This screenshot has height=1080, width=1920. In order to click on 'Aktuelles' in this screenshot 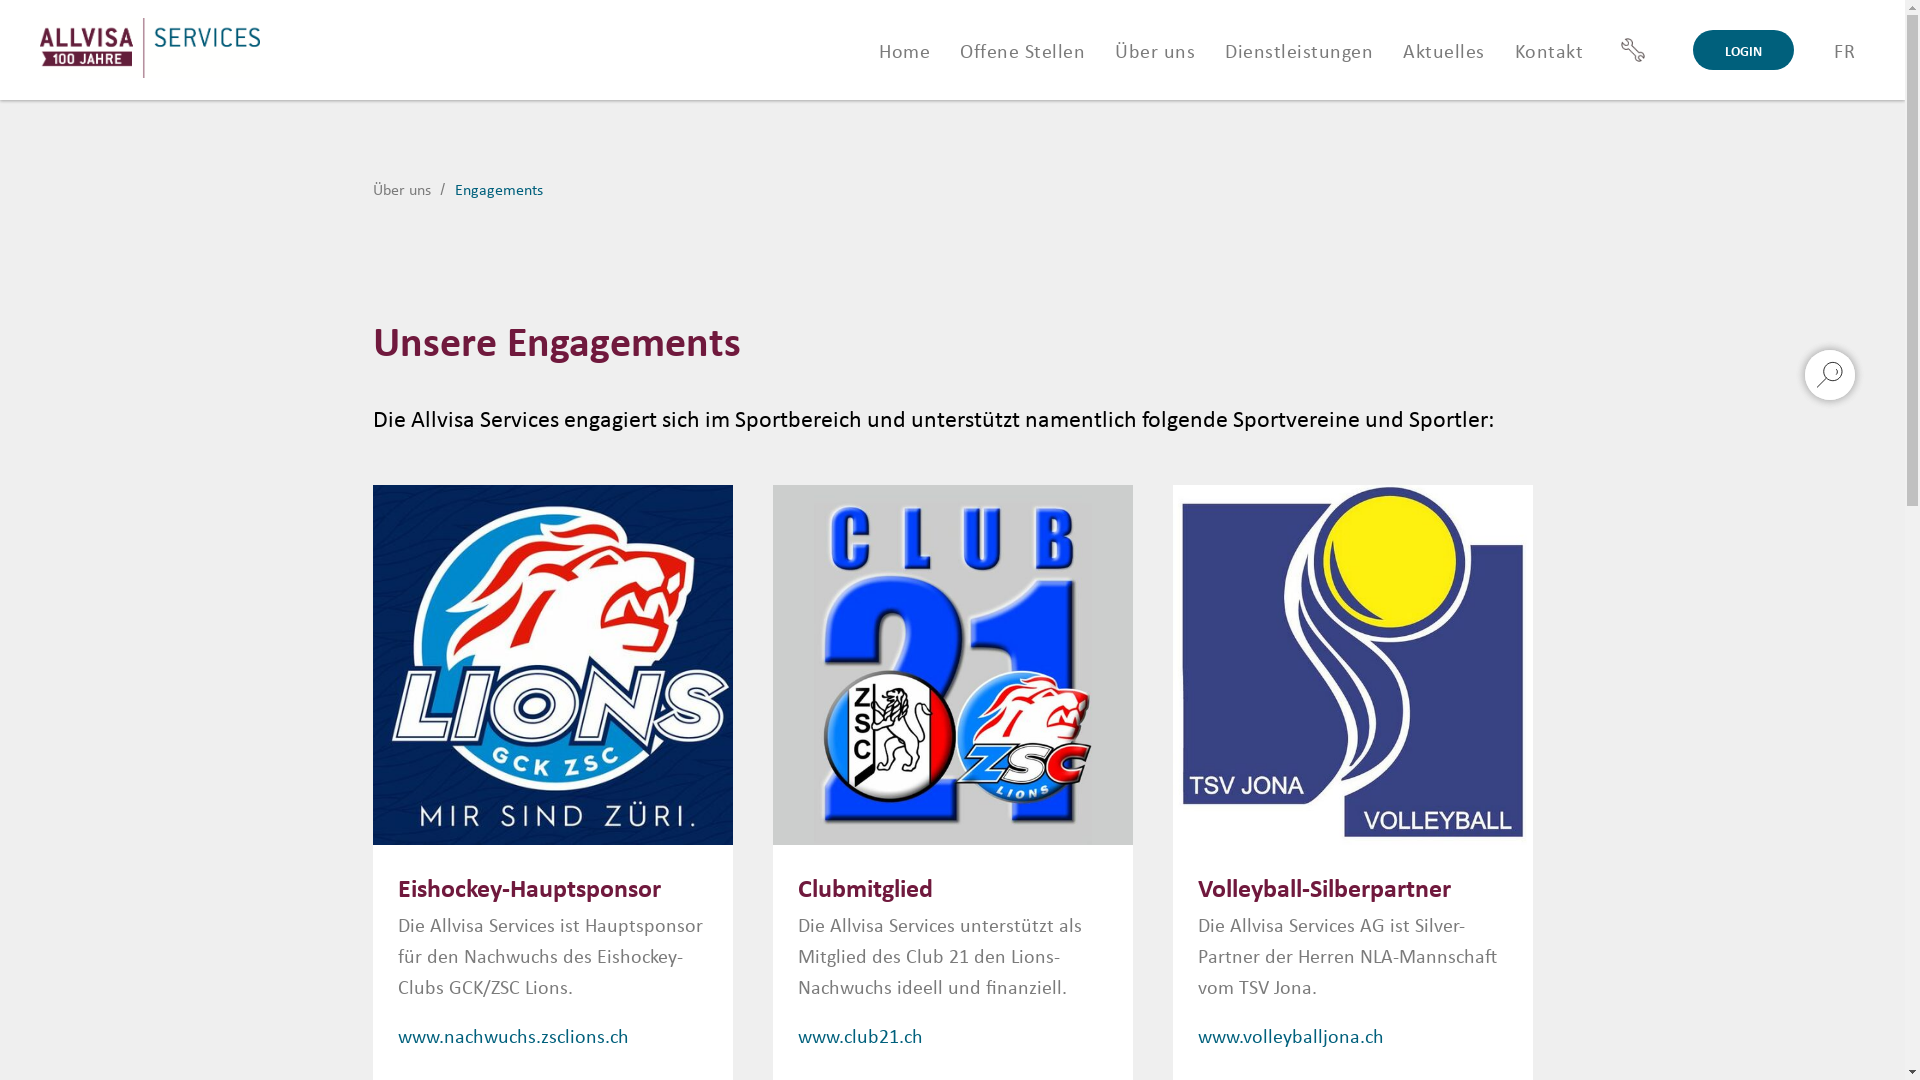, I will do `click(1444, 48)`.